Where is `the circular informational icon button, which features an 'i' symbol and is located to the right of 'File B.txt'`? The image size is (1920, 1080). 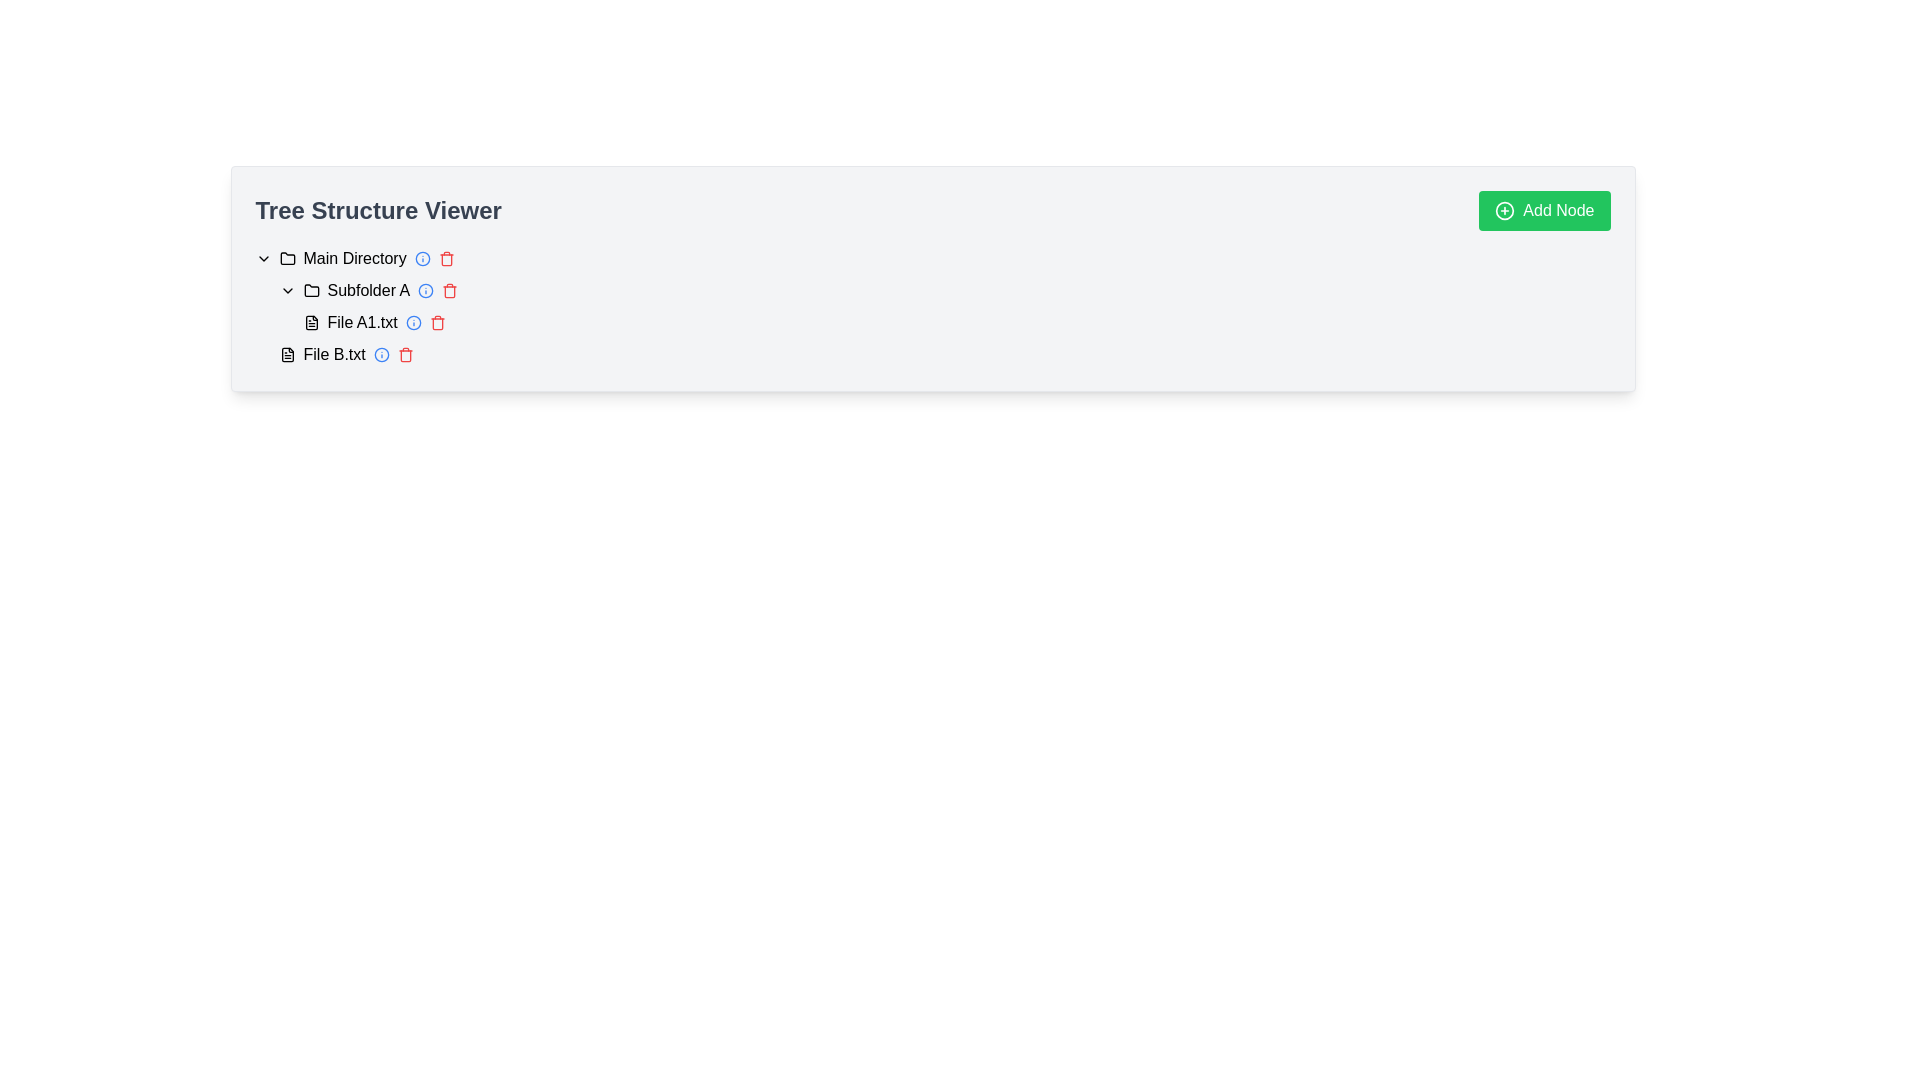 the circular informational icon button, which features an 'i' symbol and is located to the right of 'File B.txt' is located at coordinates (381, 353).